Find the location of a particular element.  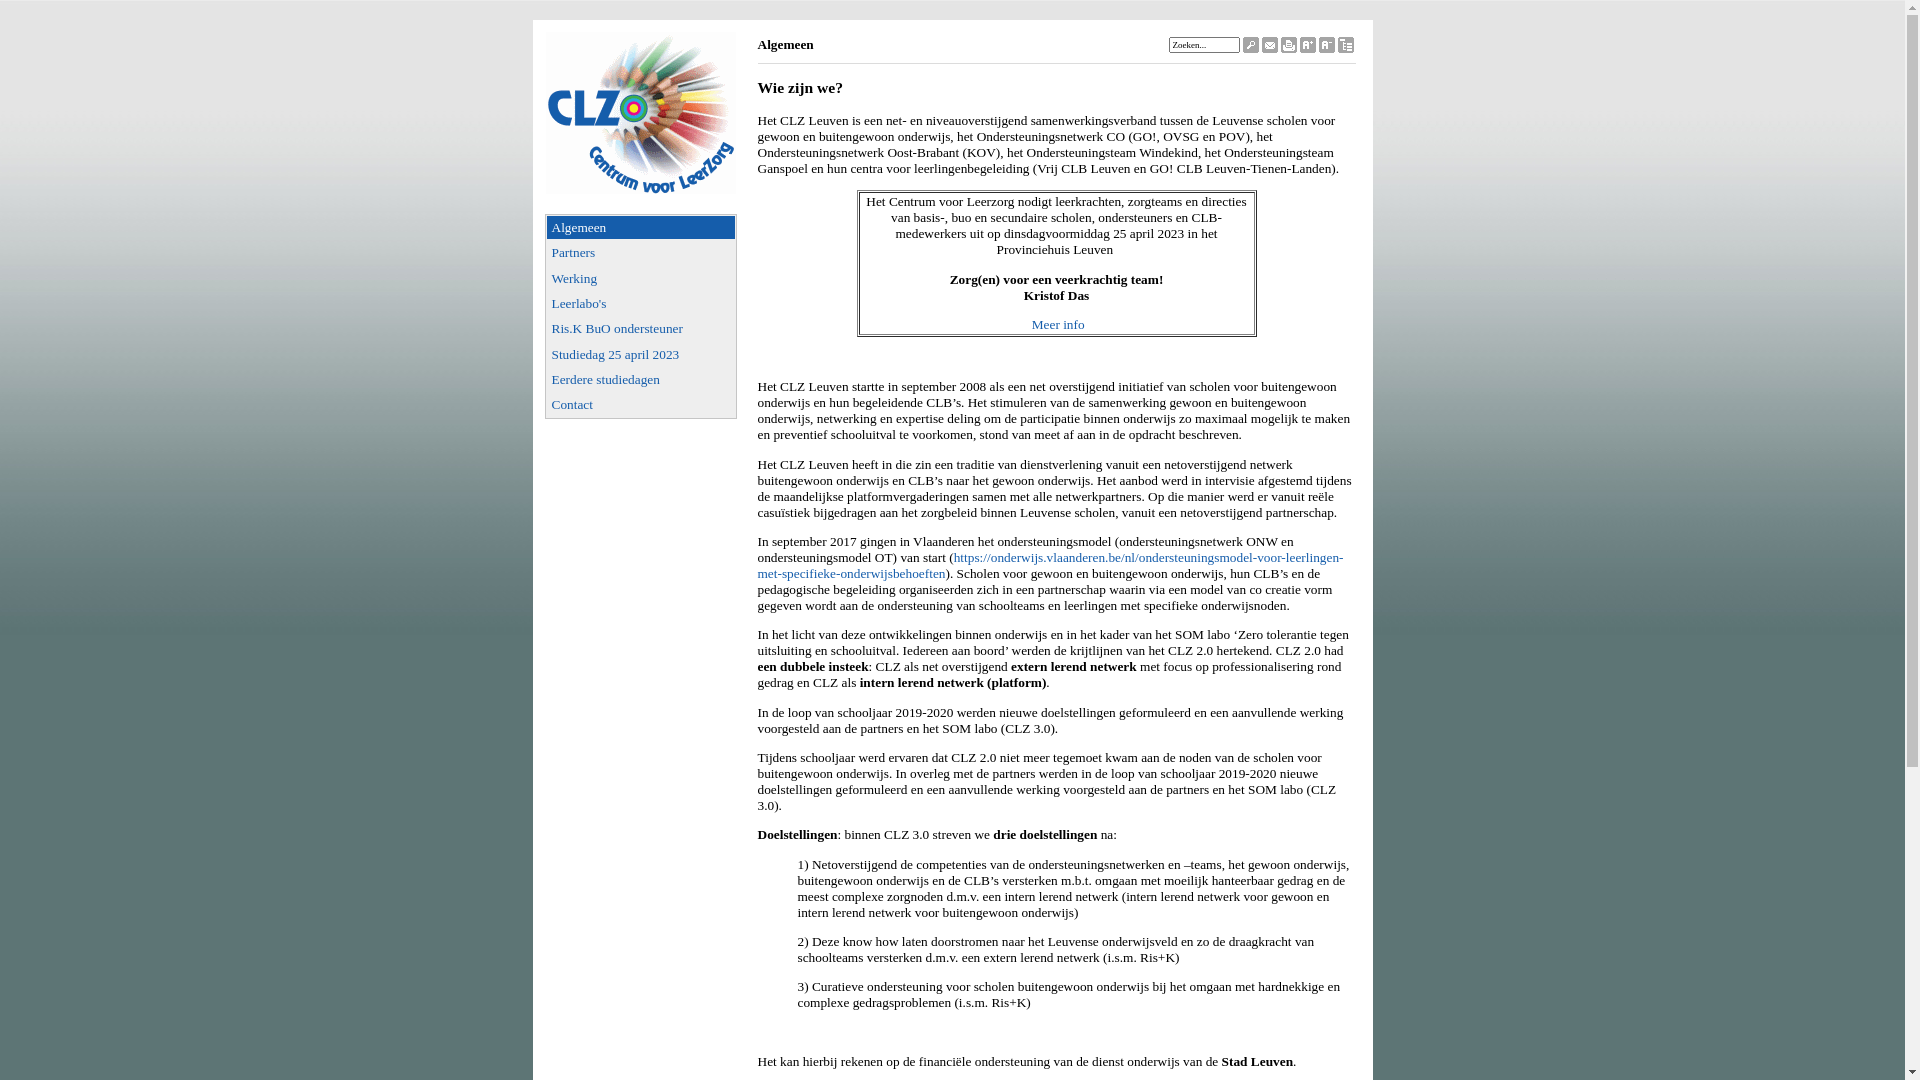

'Zoeken' is located at coordinates (1241, 46).